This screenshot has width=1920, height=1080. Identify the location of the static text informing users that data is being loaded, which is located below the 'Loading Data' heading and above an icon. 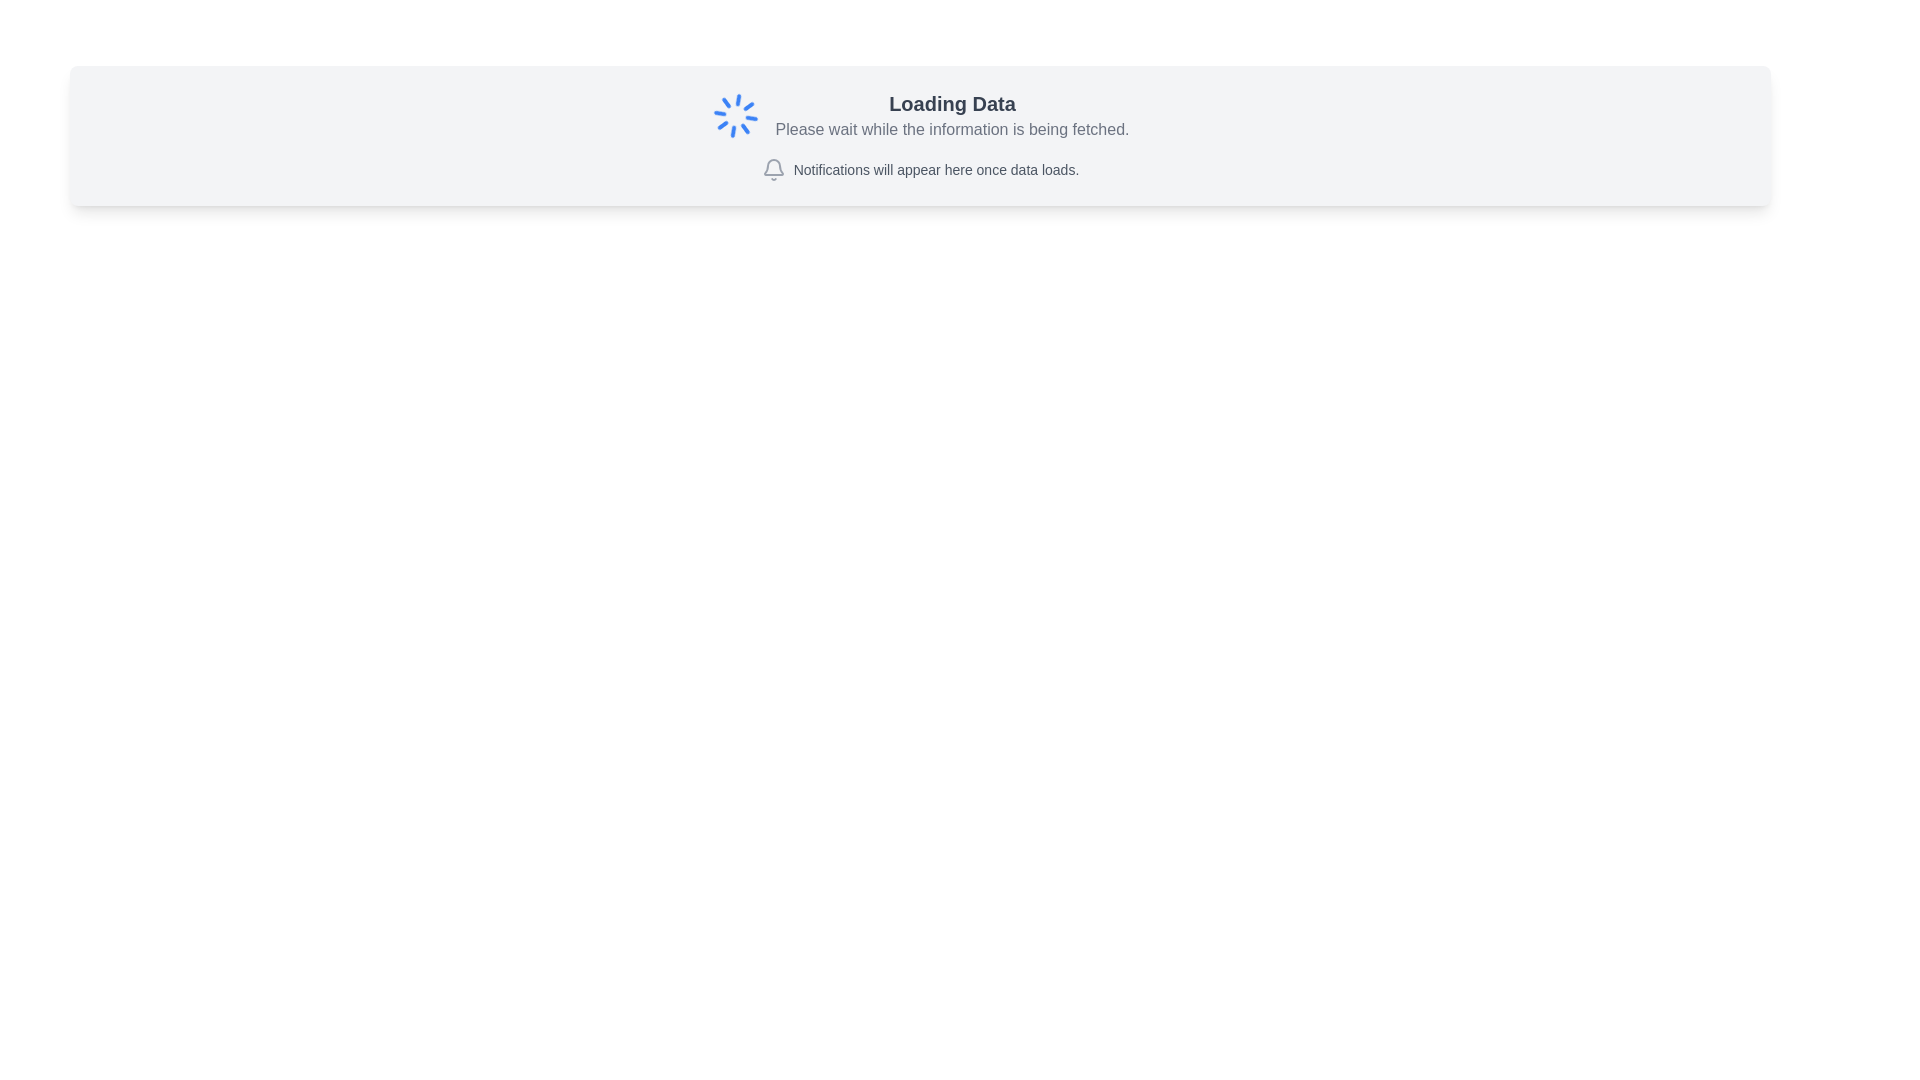
(951, 130).